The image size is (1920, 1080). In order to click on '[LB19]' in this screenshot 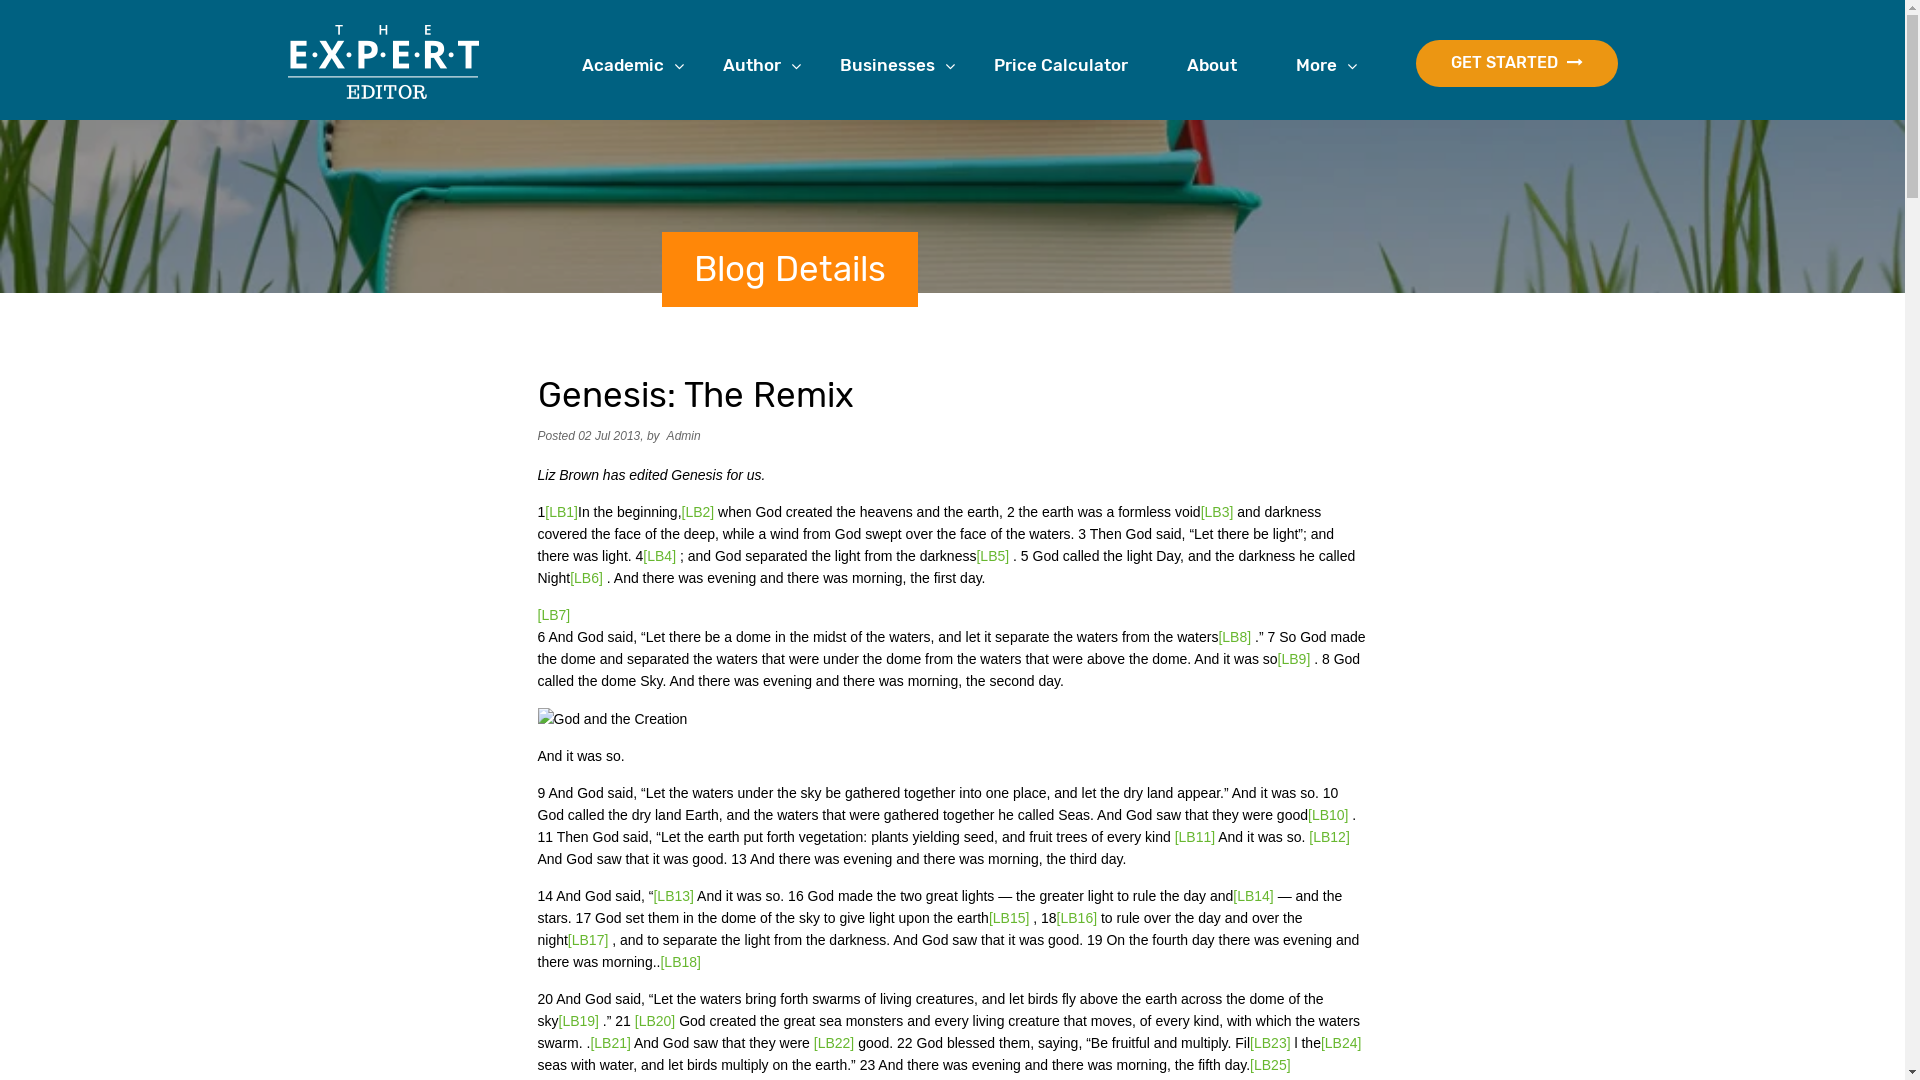, I will do `click(576, 1021)`.